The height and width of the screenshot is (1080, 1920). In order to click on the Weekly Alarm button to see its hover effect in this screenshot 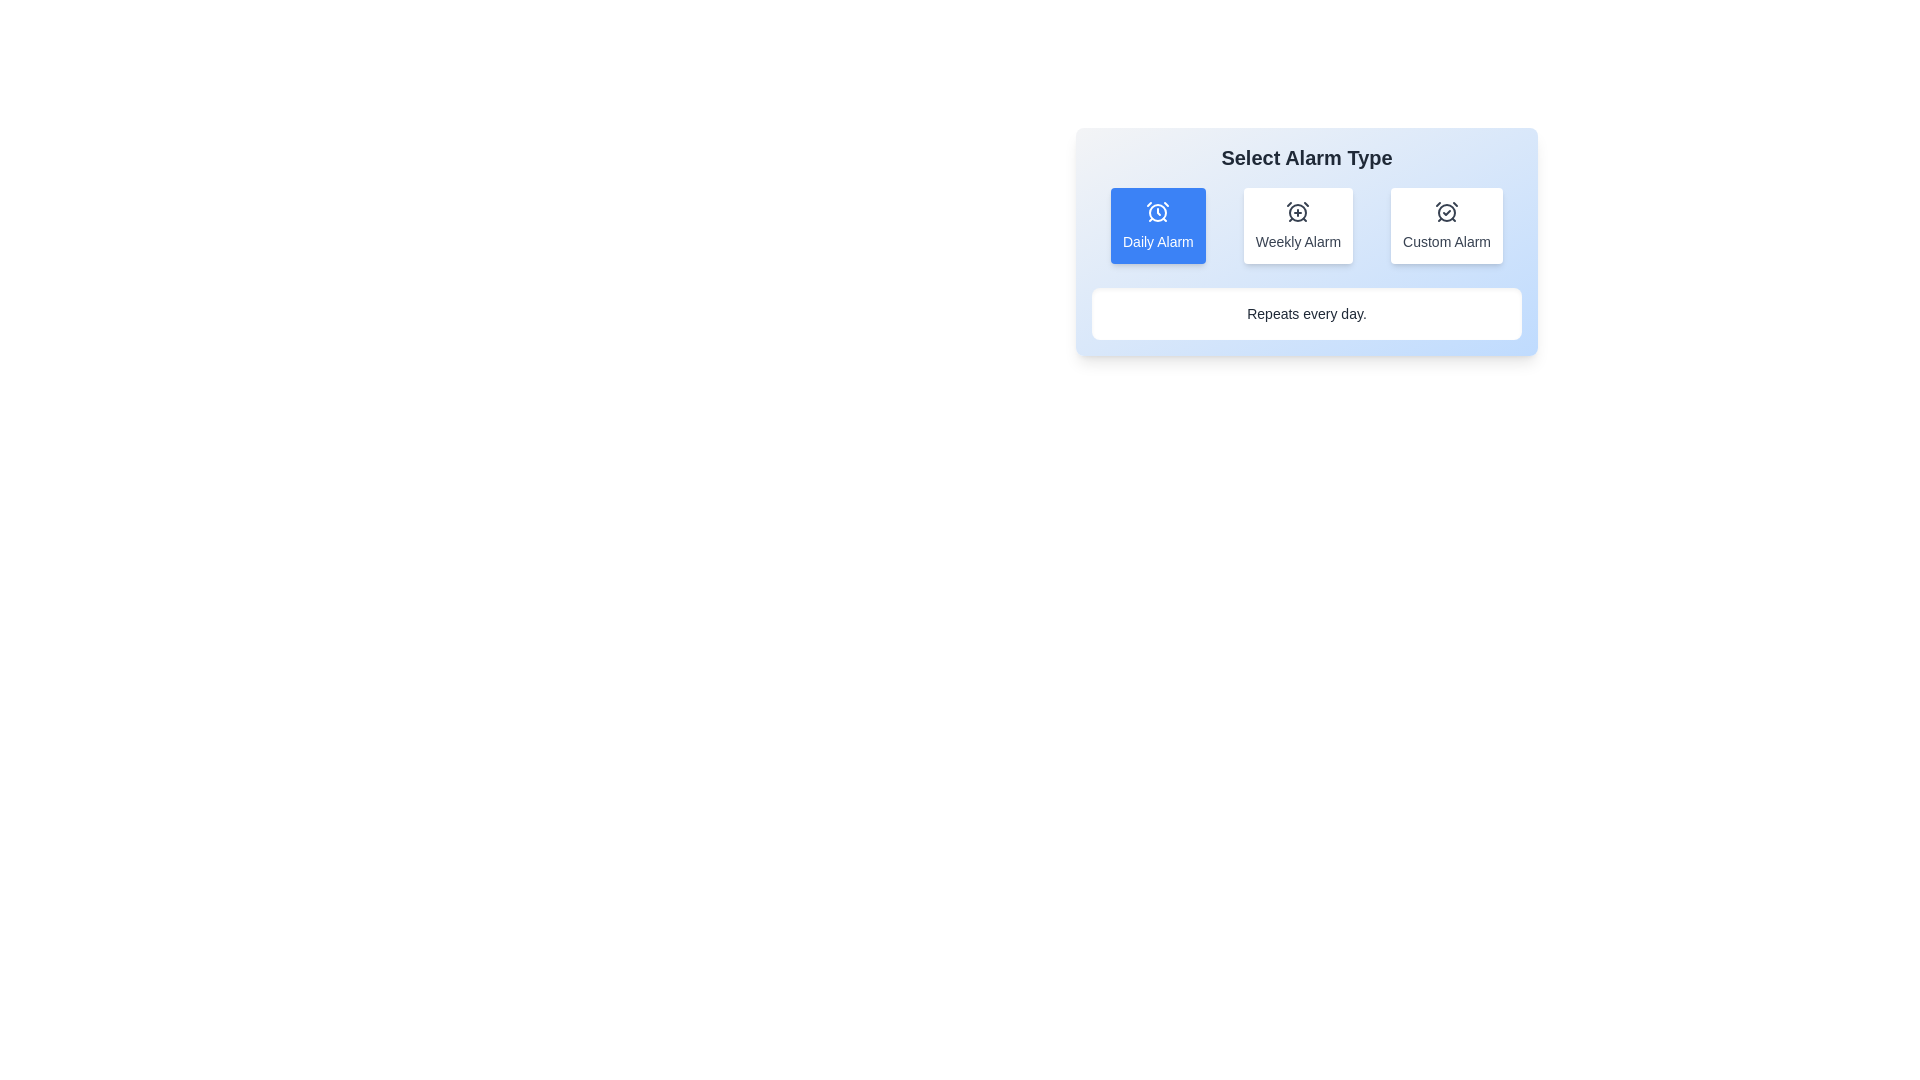, I will do `click(1298, 225)`.